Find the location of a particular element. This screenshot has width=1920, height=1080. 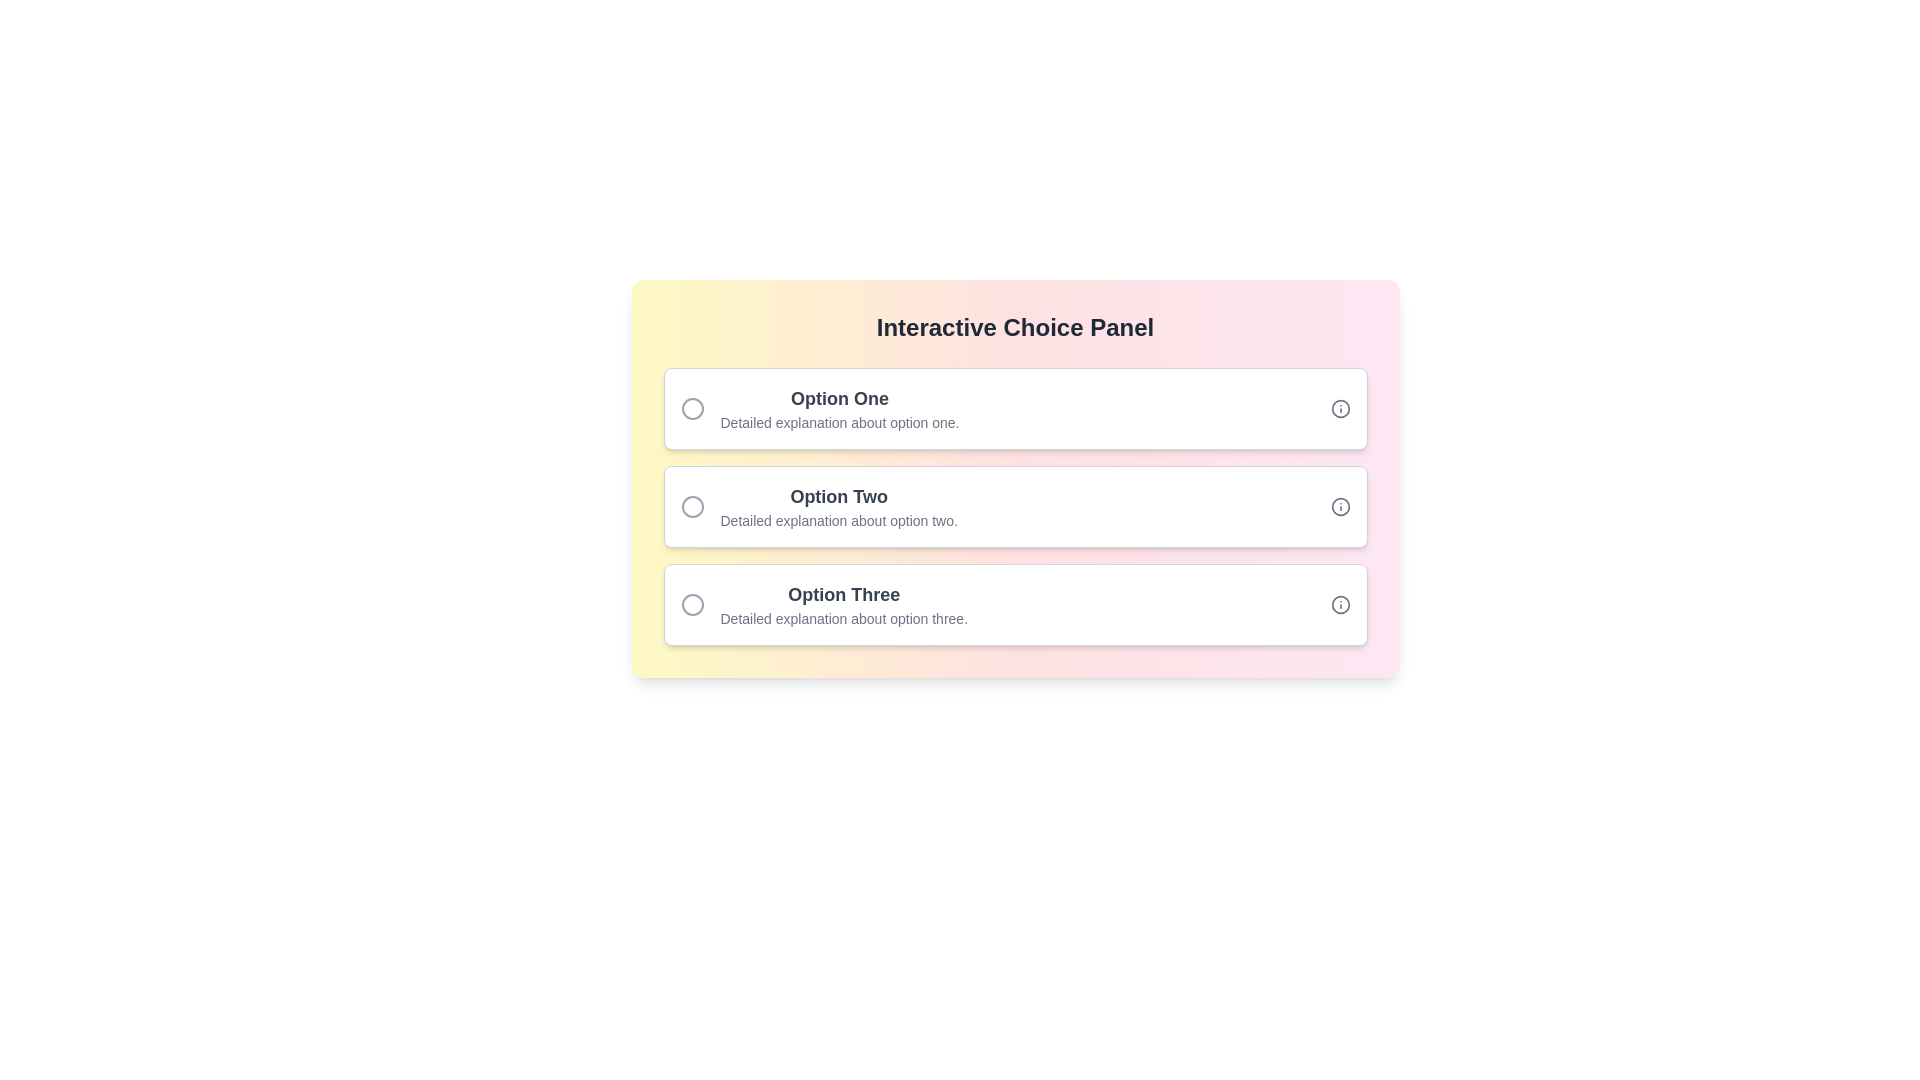

the circular SVG element of the radio button for 'Option Two' located within the 'Interactive Choice Panel' is located at coordinates (692, 505).